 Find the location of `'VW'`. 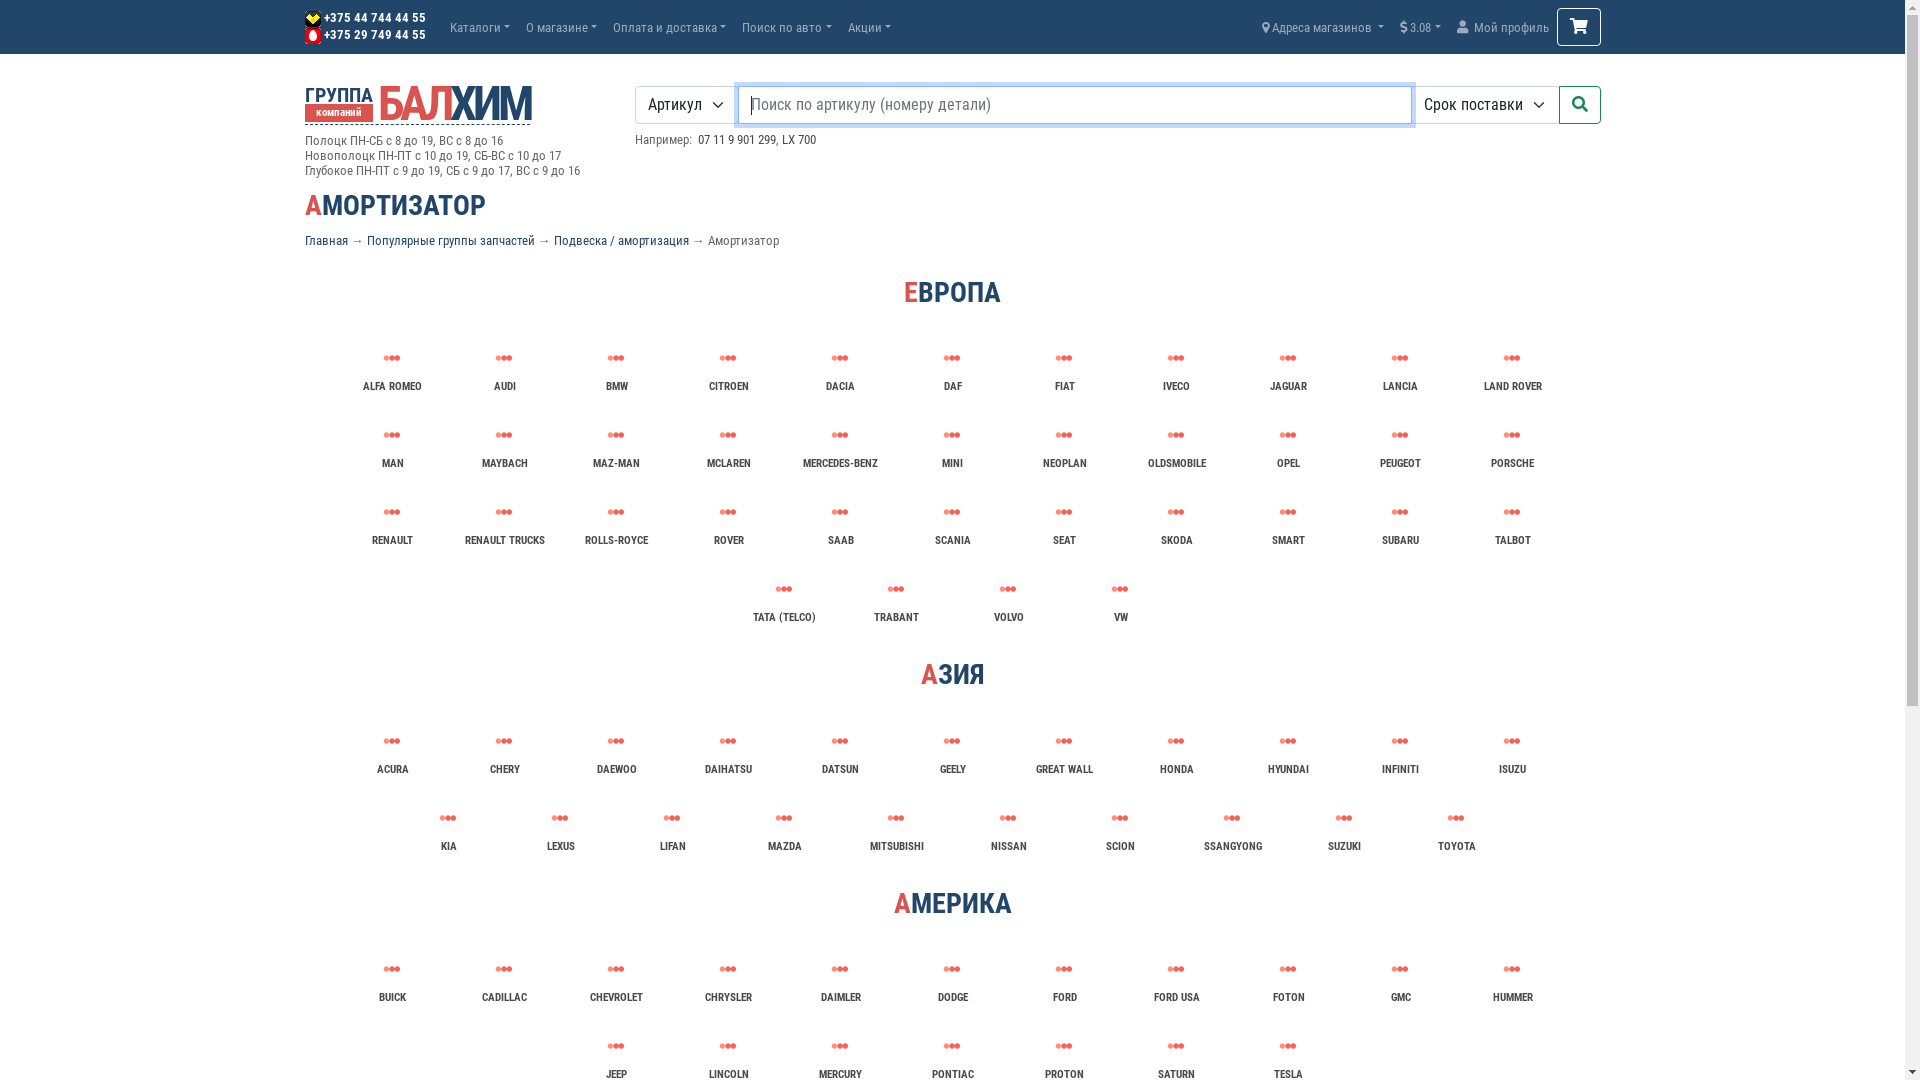

'VW' is located at coordinates (1120, 595).